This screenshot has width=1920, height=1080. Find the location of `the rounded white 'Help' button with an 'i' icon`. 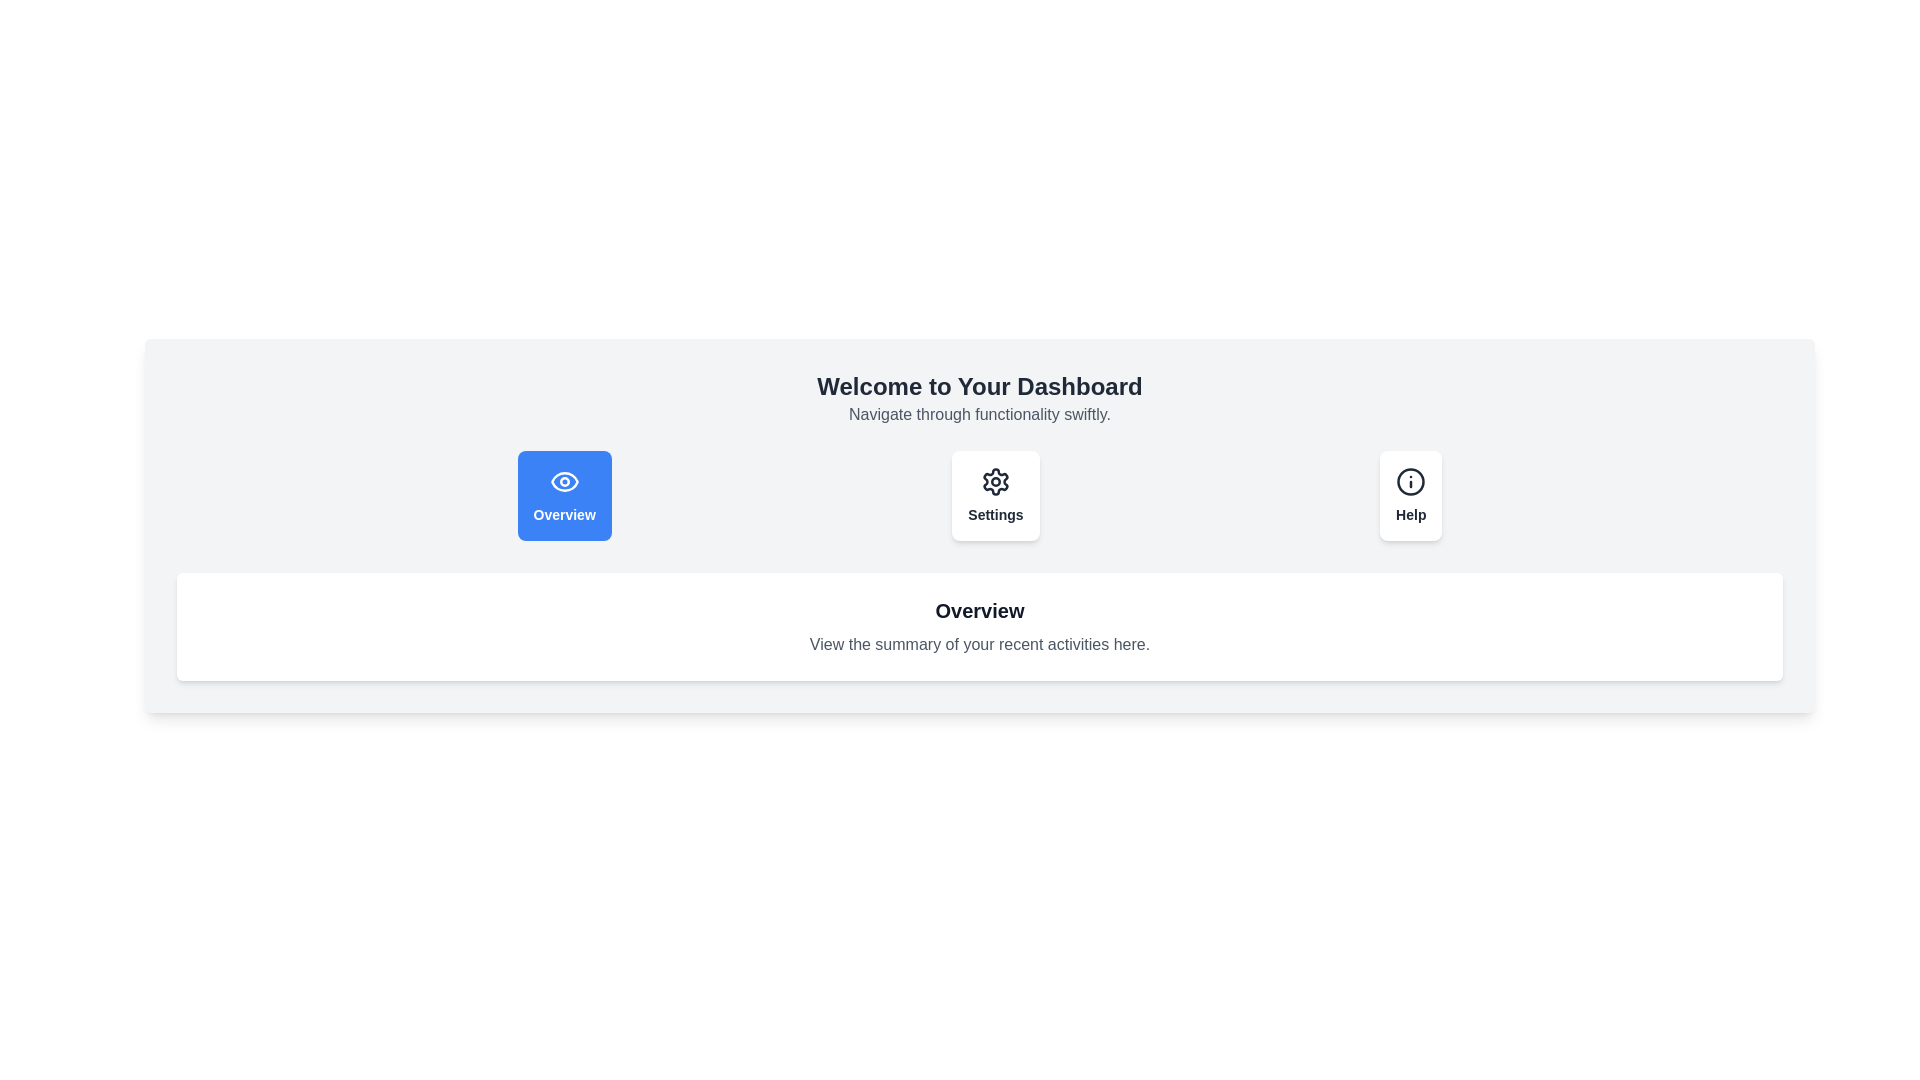

the rounded white 'Help' button with an 'i' icon is located at coordinates (1410, 495).